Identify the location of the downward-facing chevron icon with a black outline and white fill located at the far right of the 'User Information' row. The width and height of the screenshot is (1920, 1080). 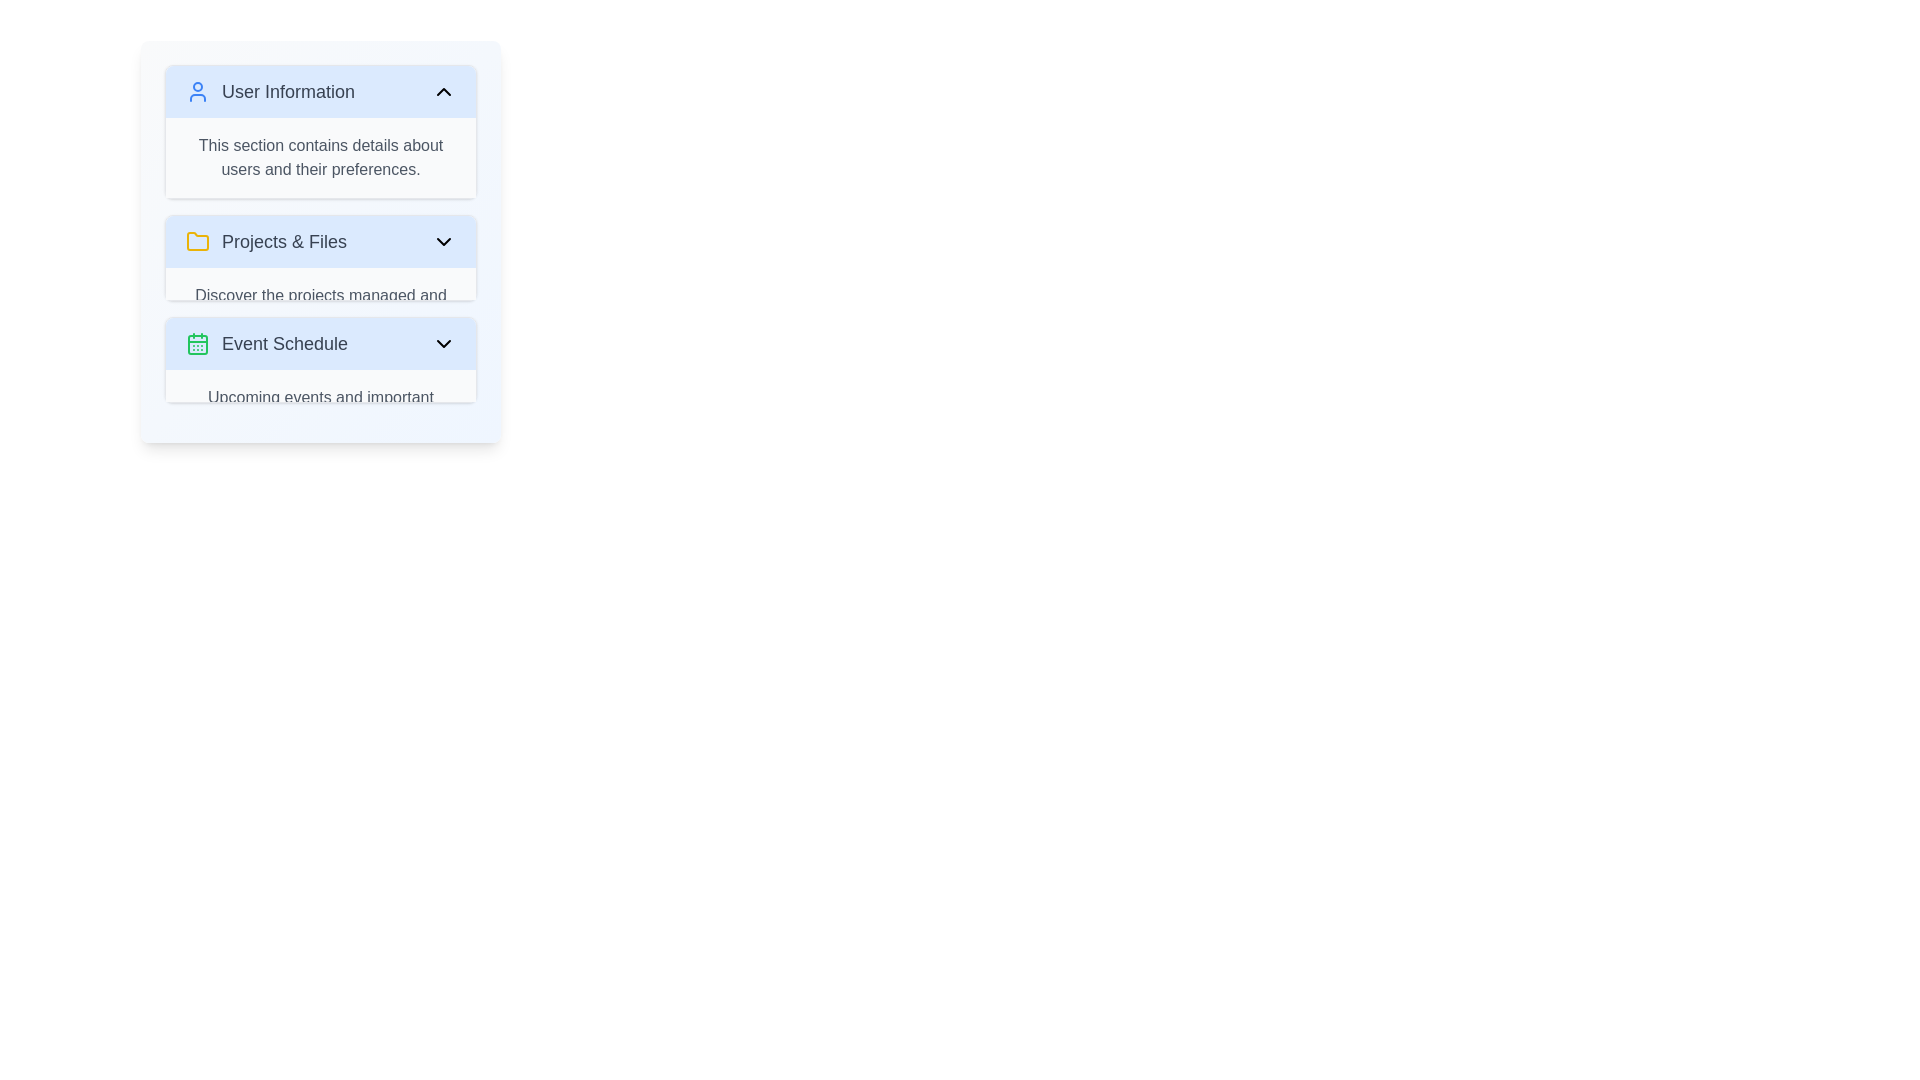
(443, 92).